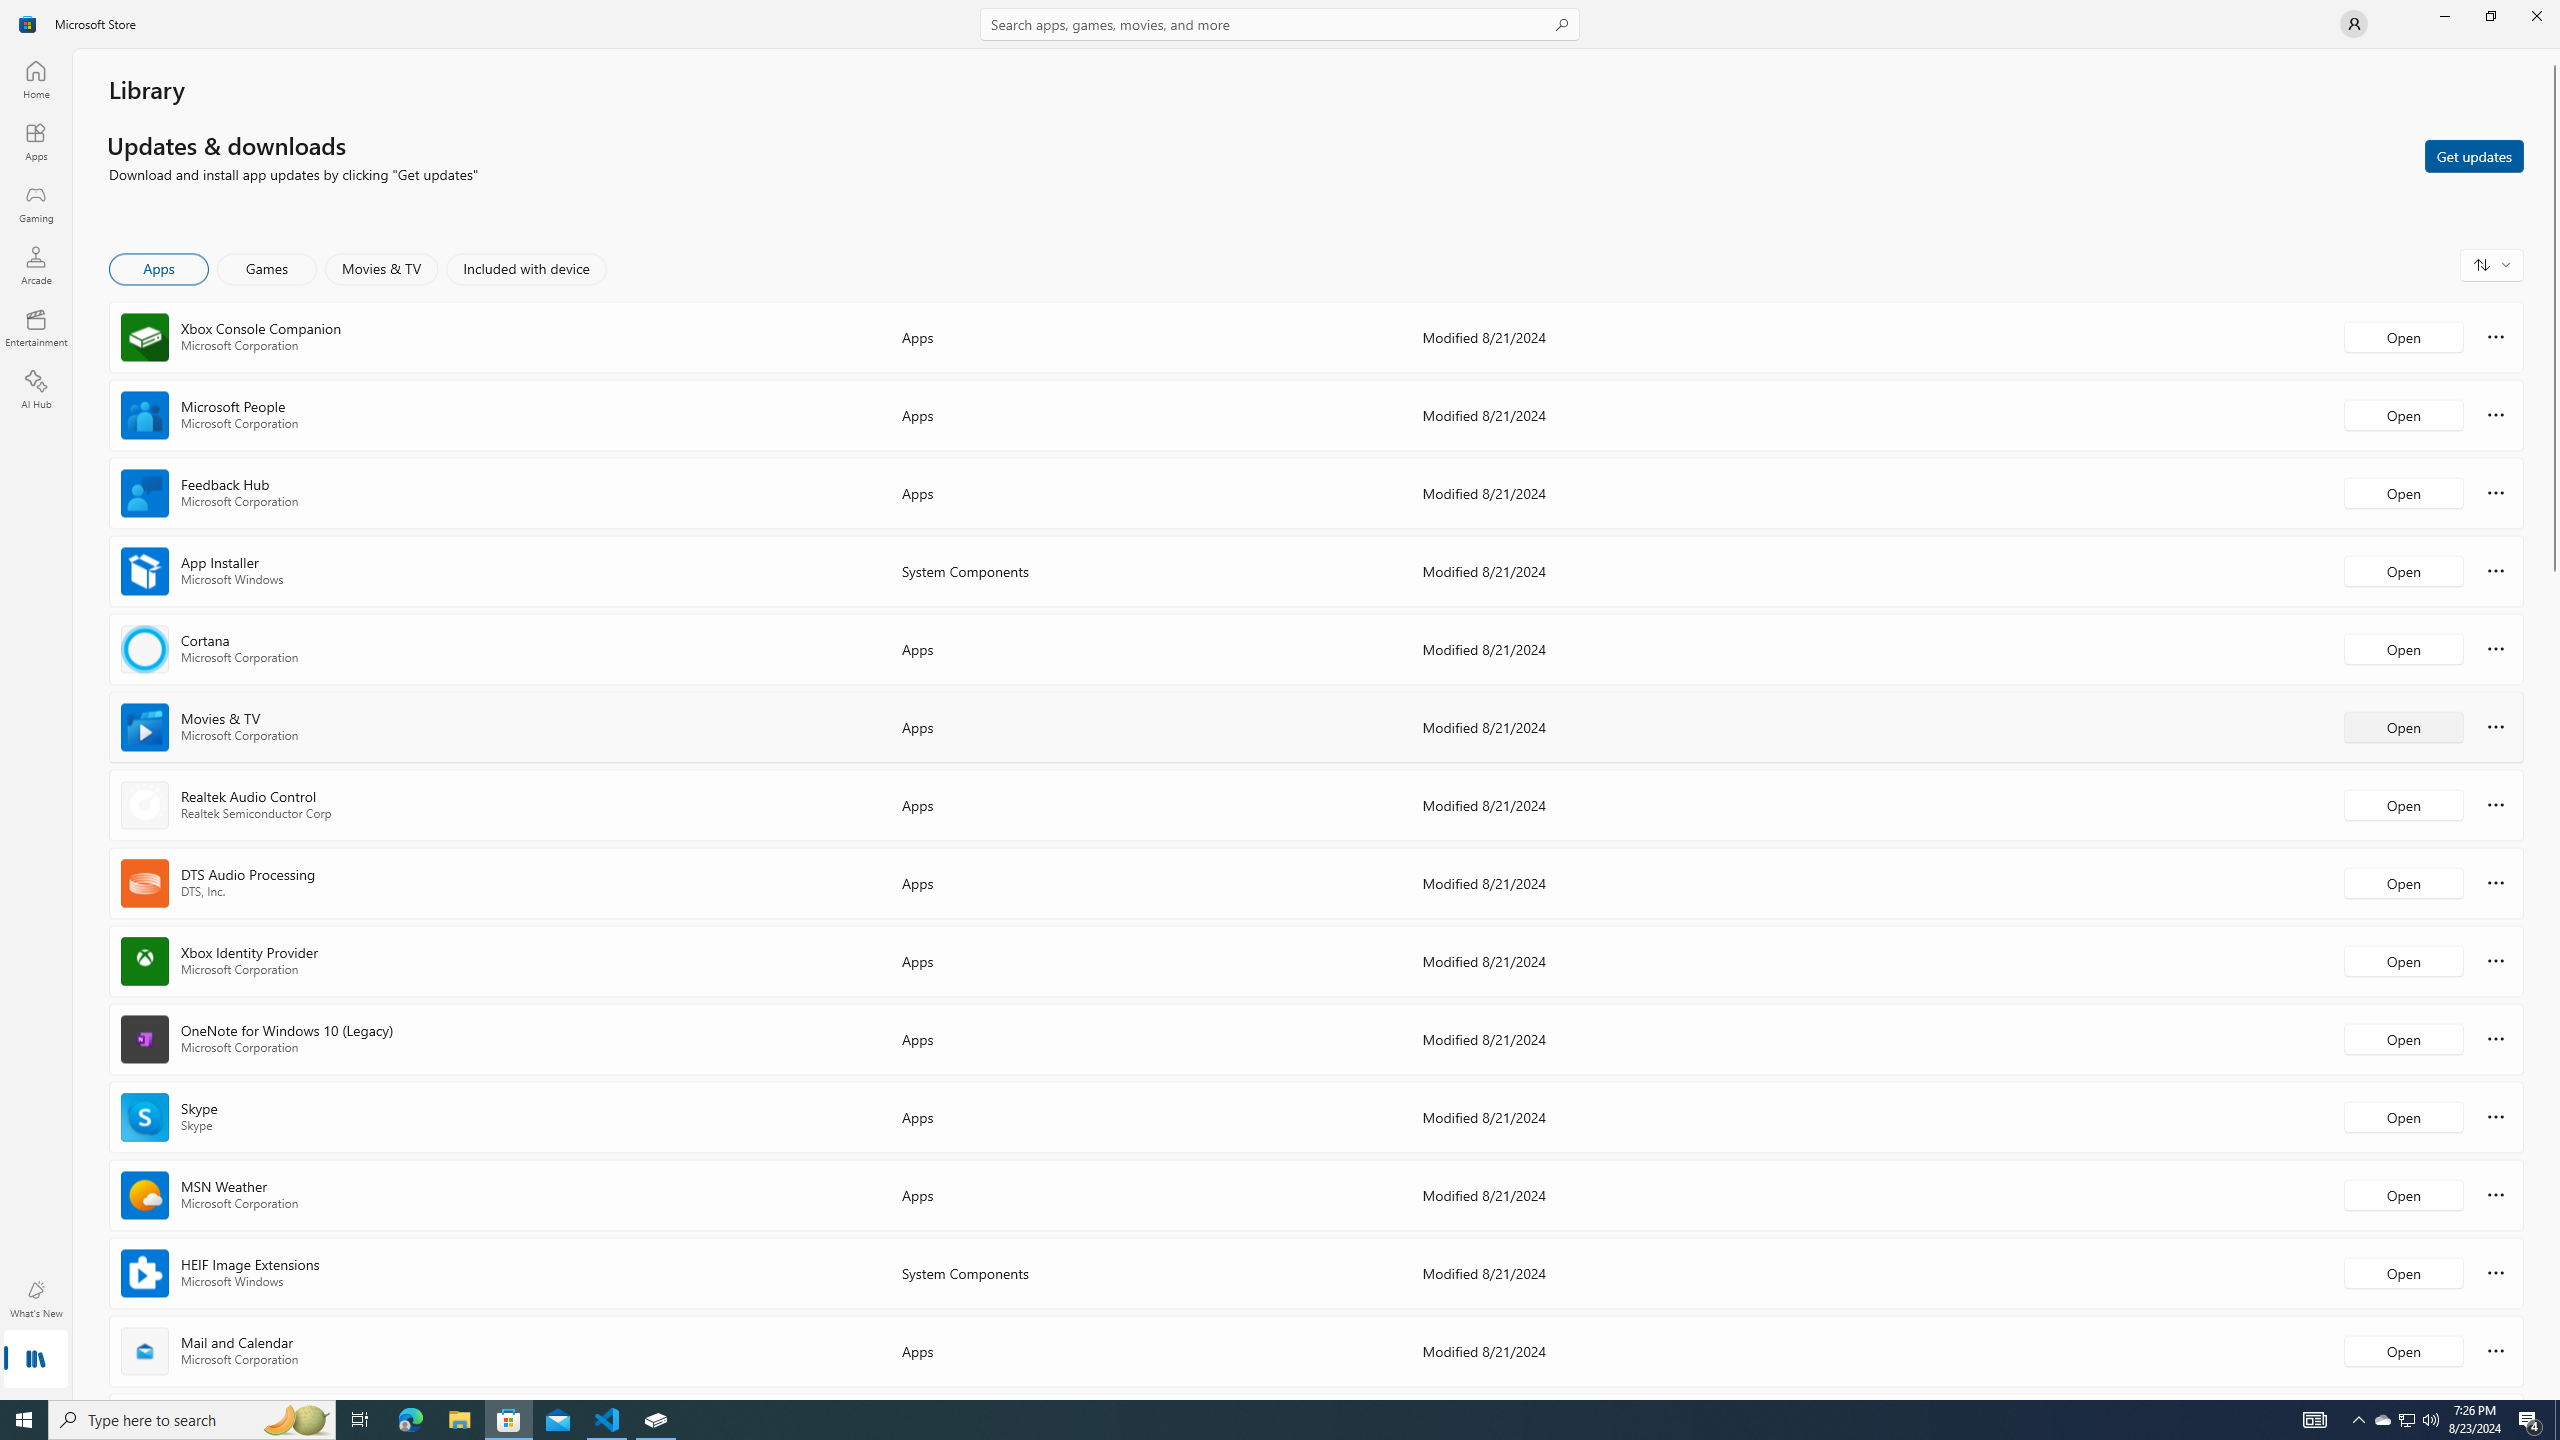  I want to click on 'Games', so click(266, 268).